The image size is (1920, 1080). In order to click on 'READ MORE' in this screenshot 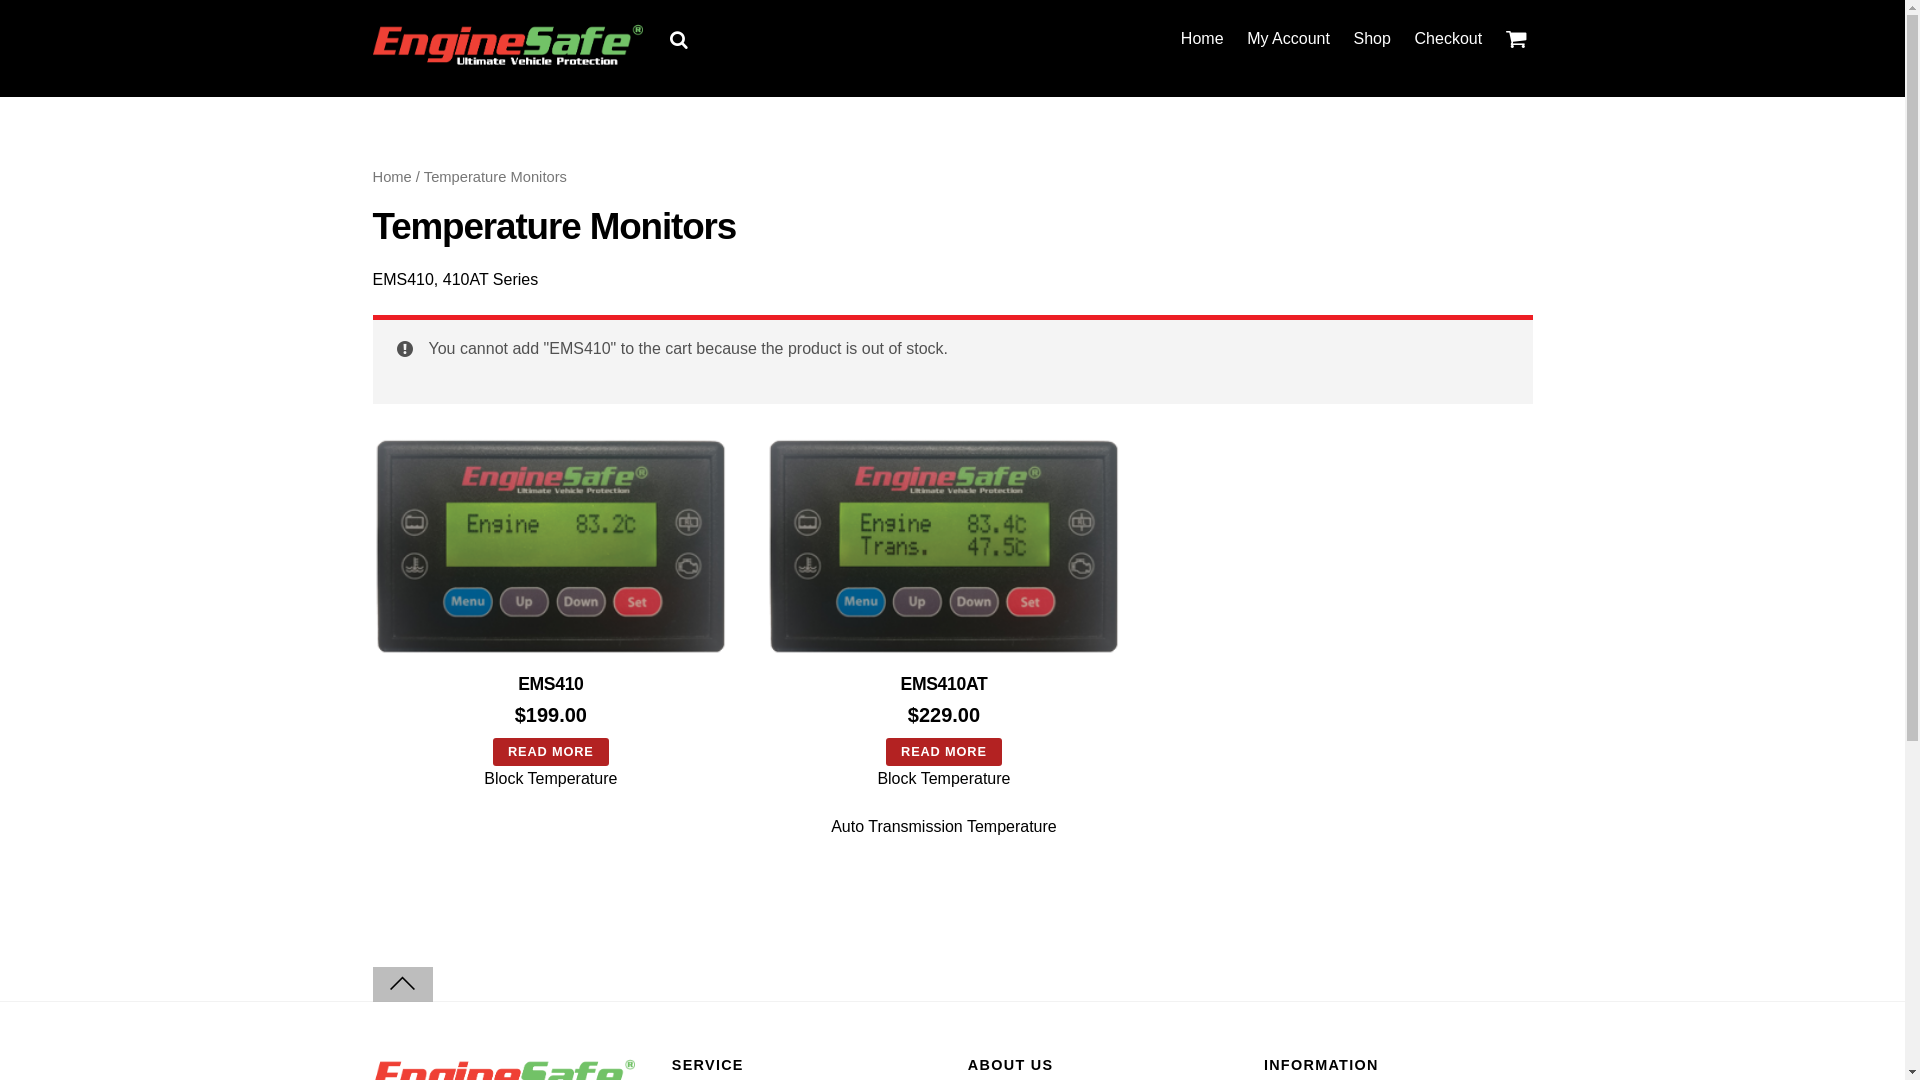, I will do `click(551, 752)`.